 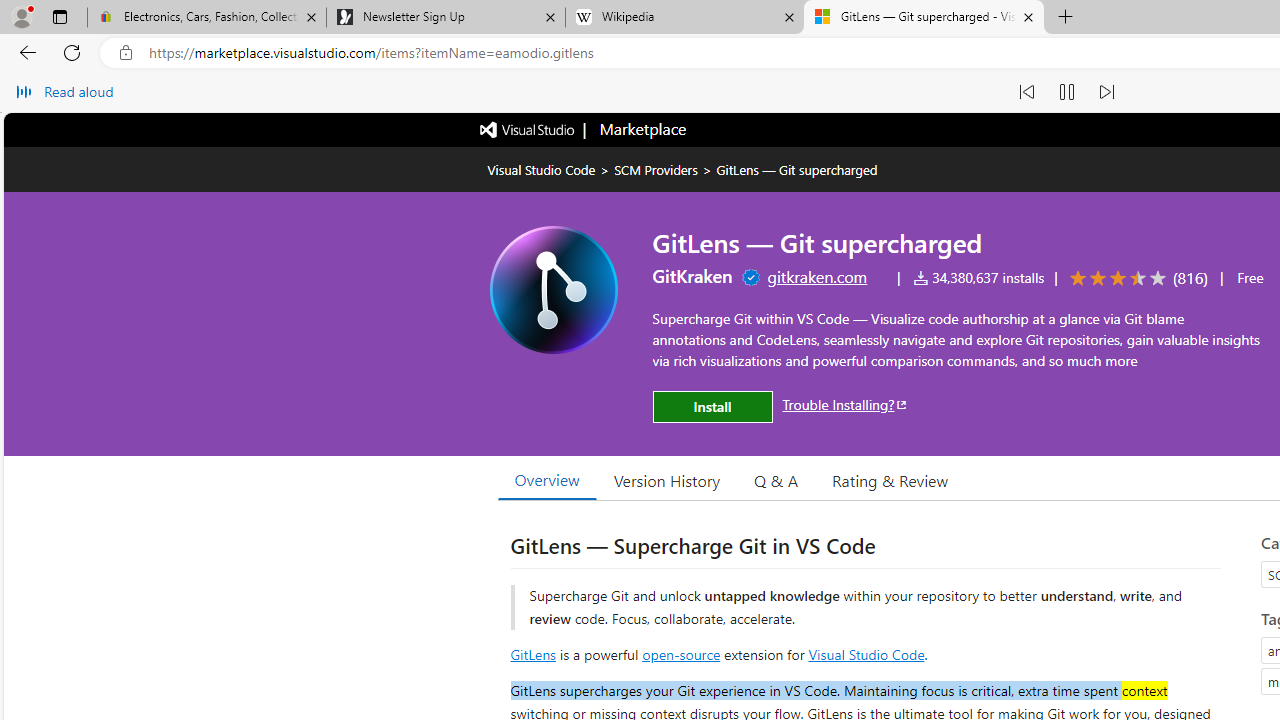 What do you see at coordinates (546, 479) in the screenshot?
I see `'Overview'` at bounding box center [546, 479].